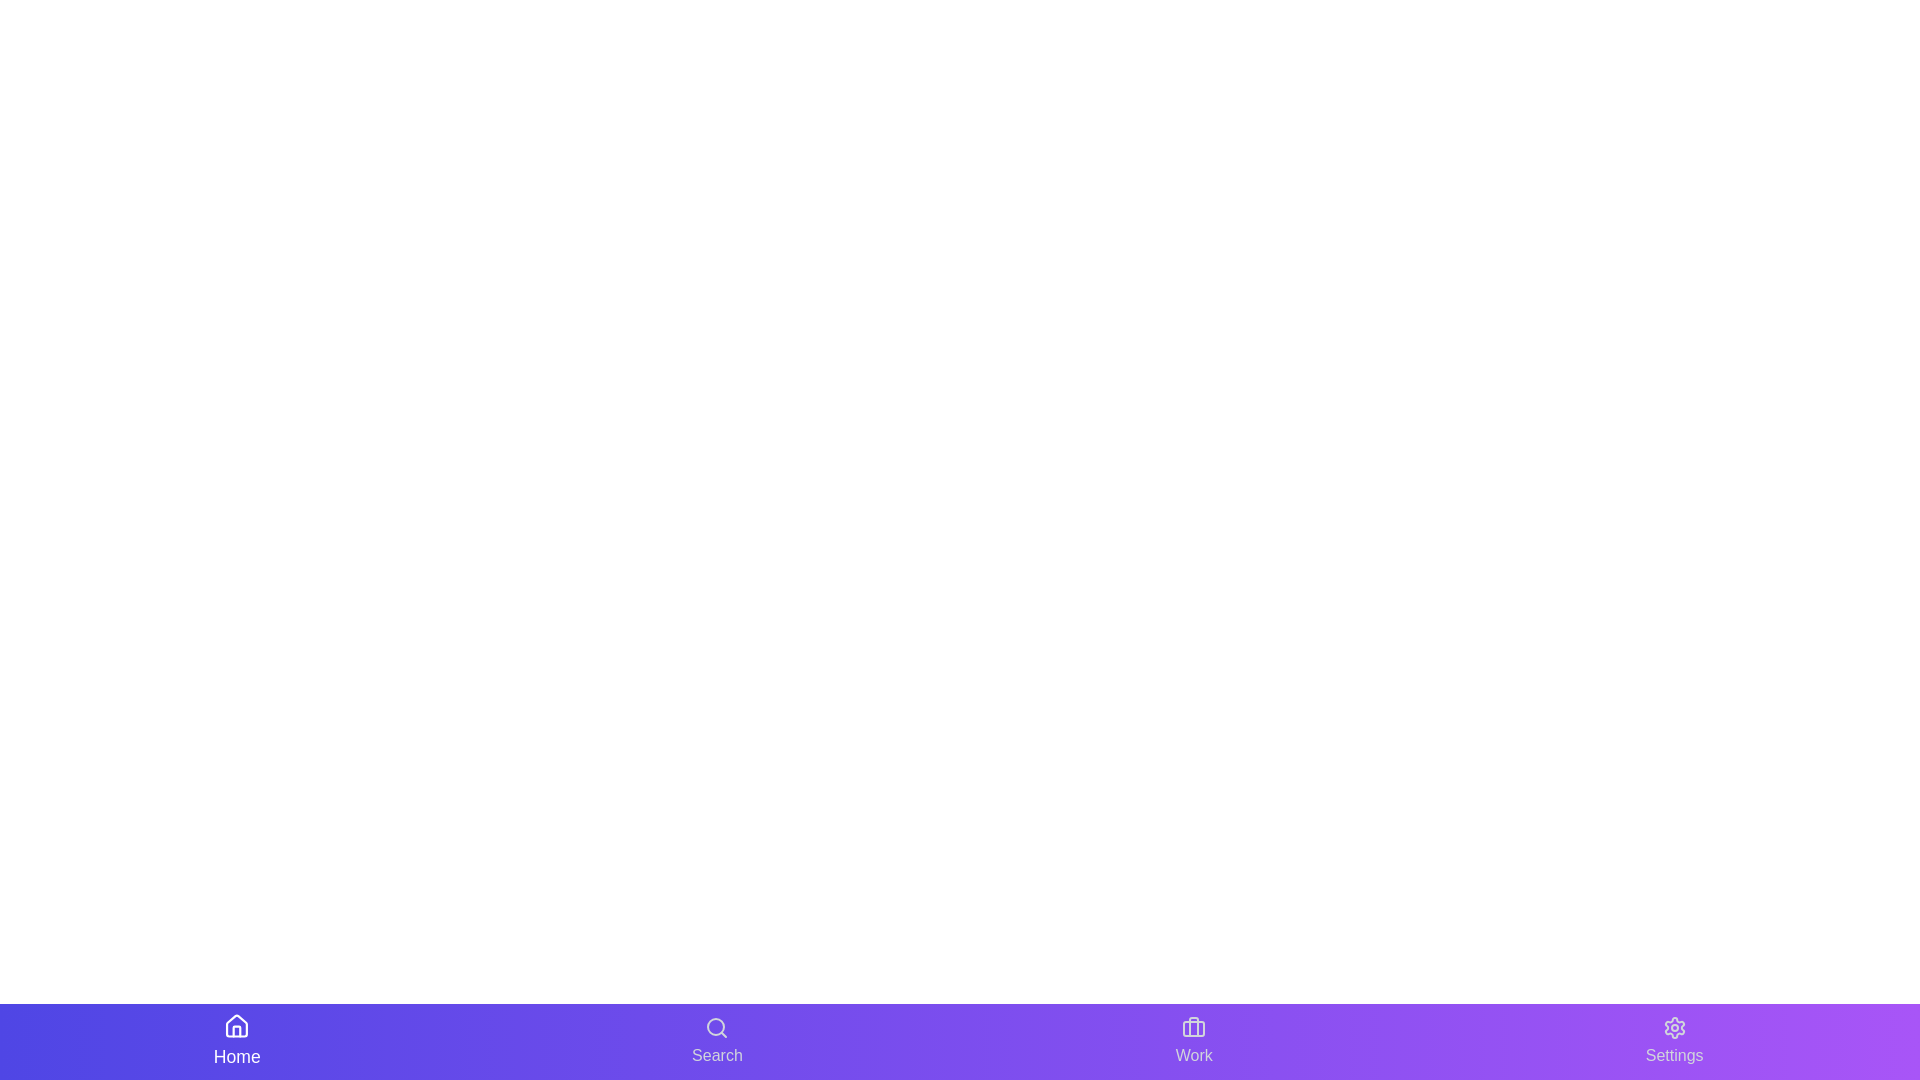 The width and height of the screenshot is (1920, 1080). Describe the element at coordinates (1674, 1040) in the screenshot. I see `the Settings button to navigate to the respective section` at that location.